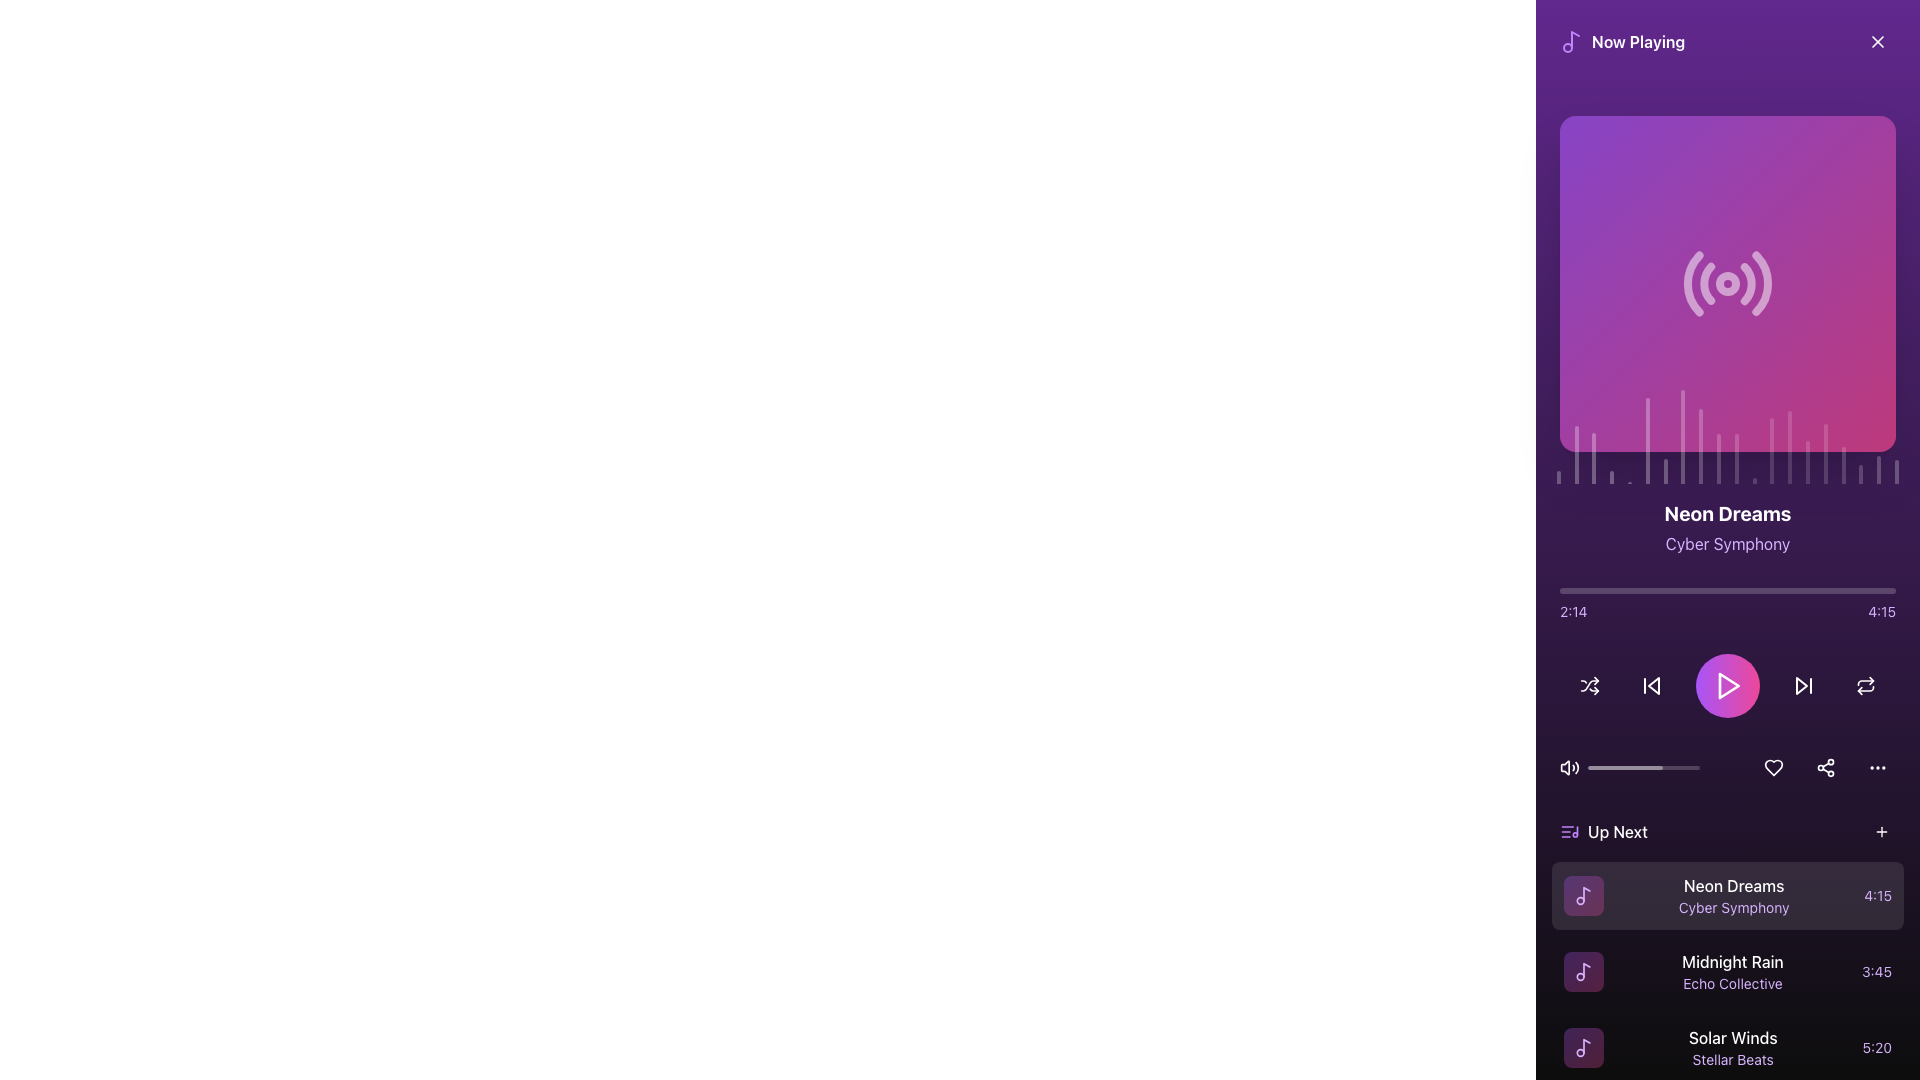 This screenshot has width=1920, height=1080. What do you see at coordinates (1639, 766) in the screenshot?
I see `the volume slider` at bounding box center [1639, 766].